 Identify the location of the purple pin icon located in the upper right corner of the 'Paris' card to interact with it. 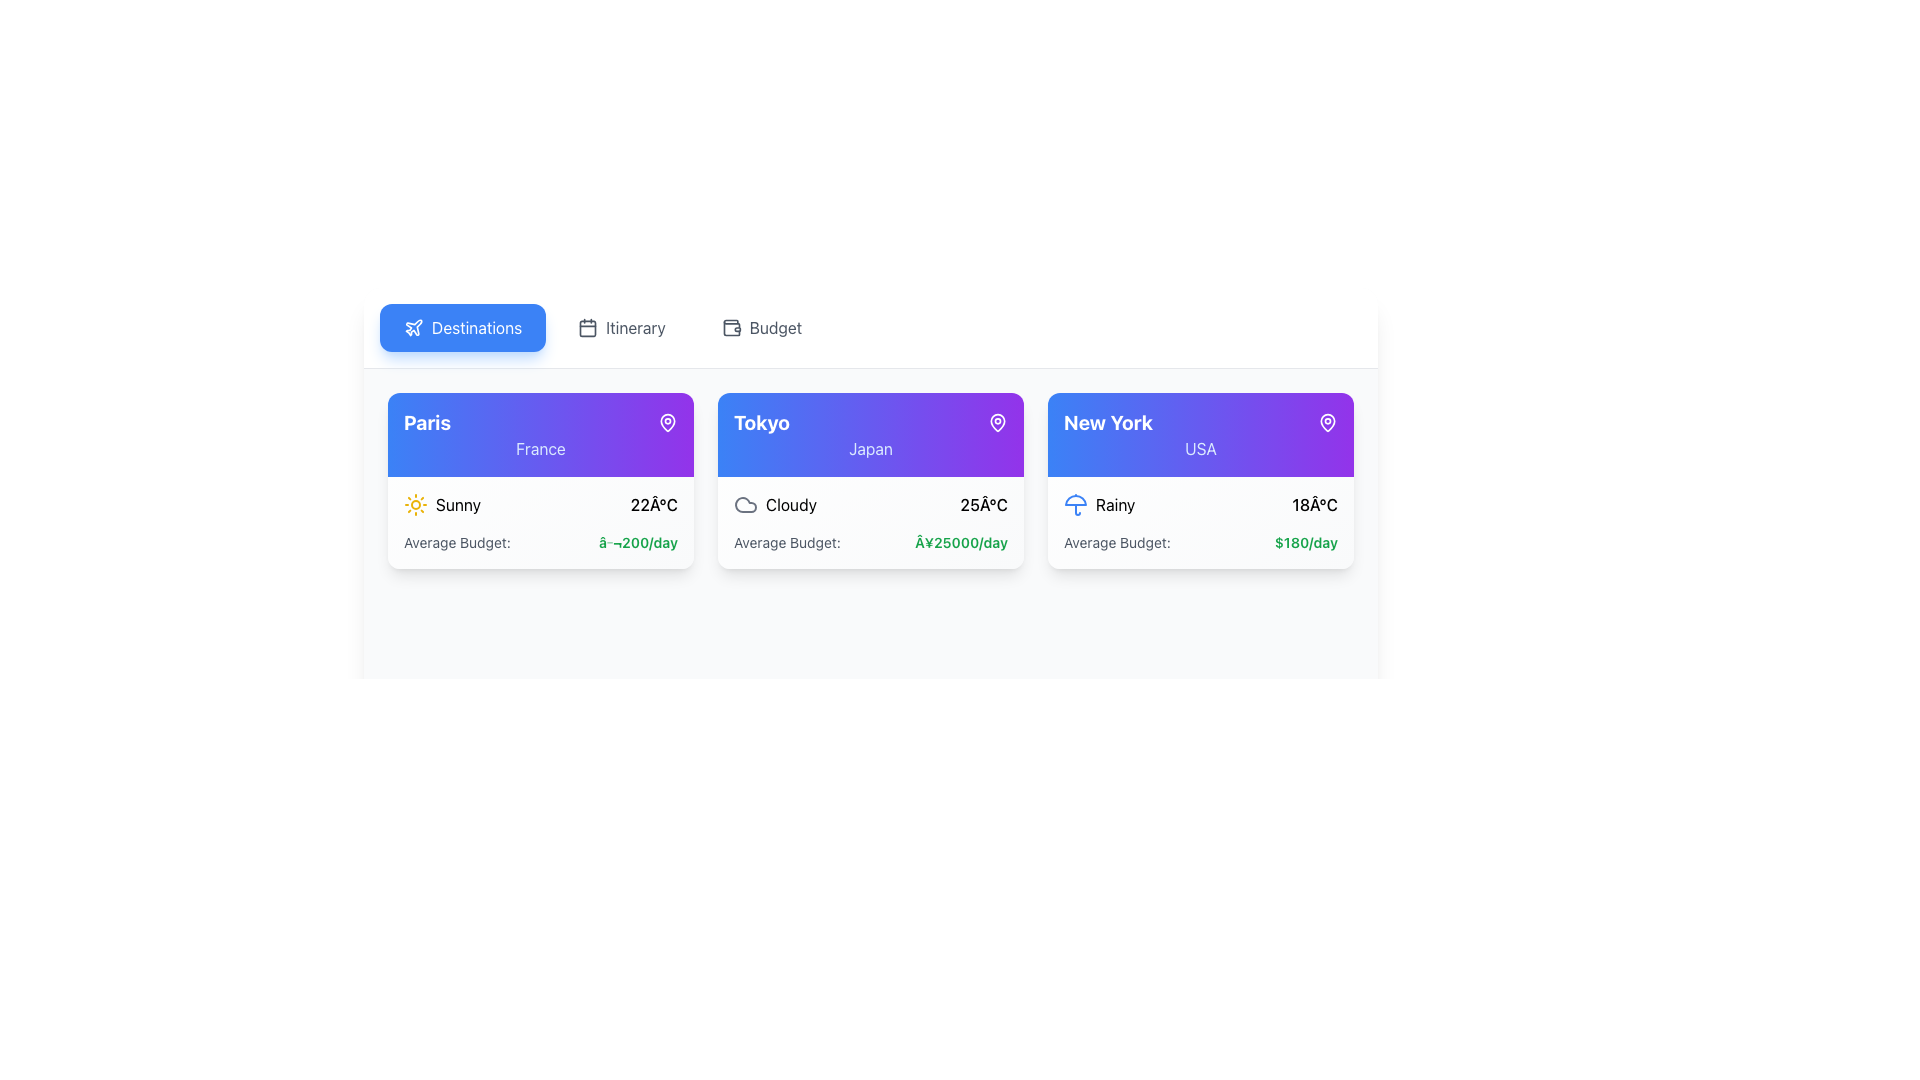
(667, 420).